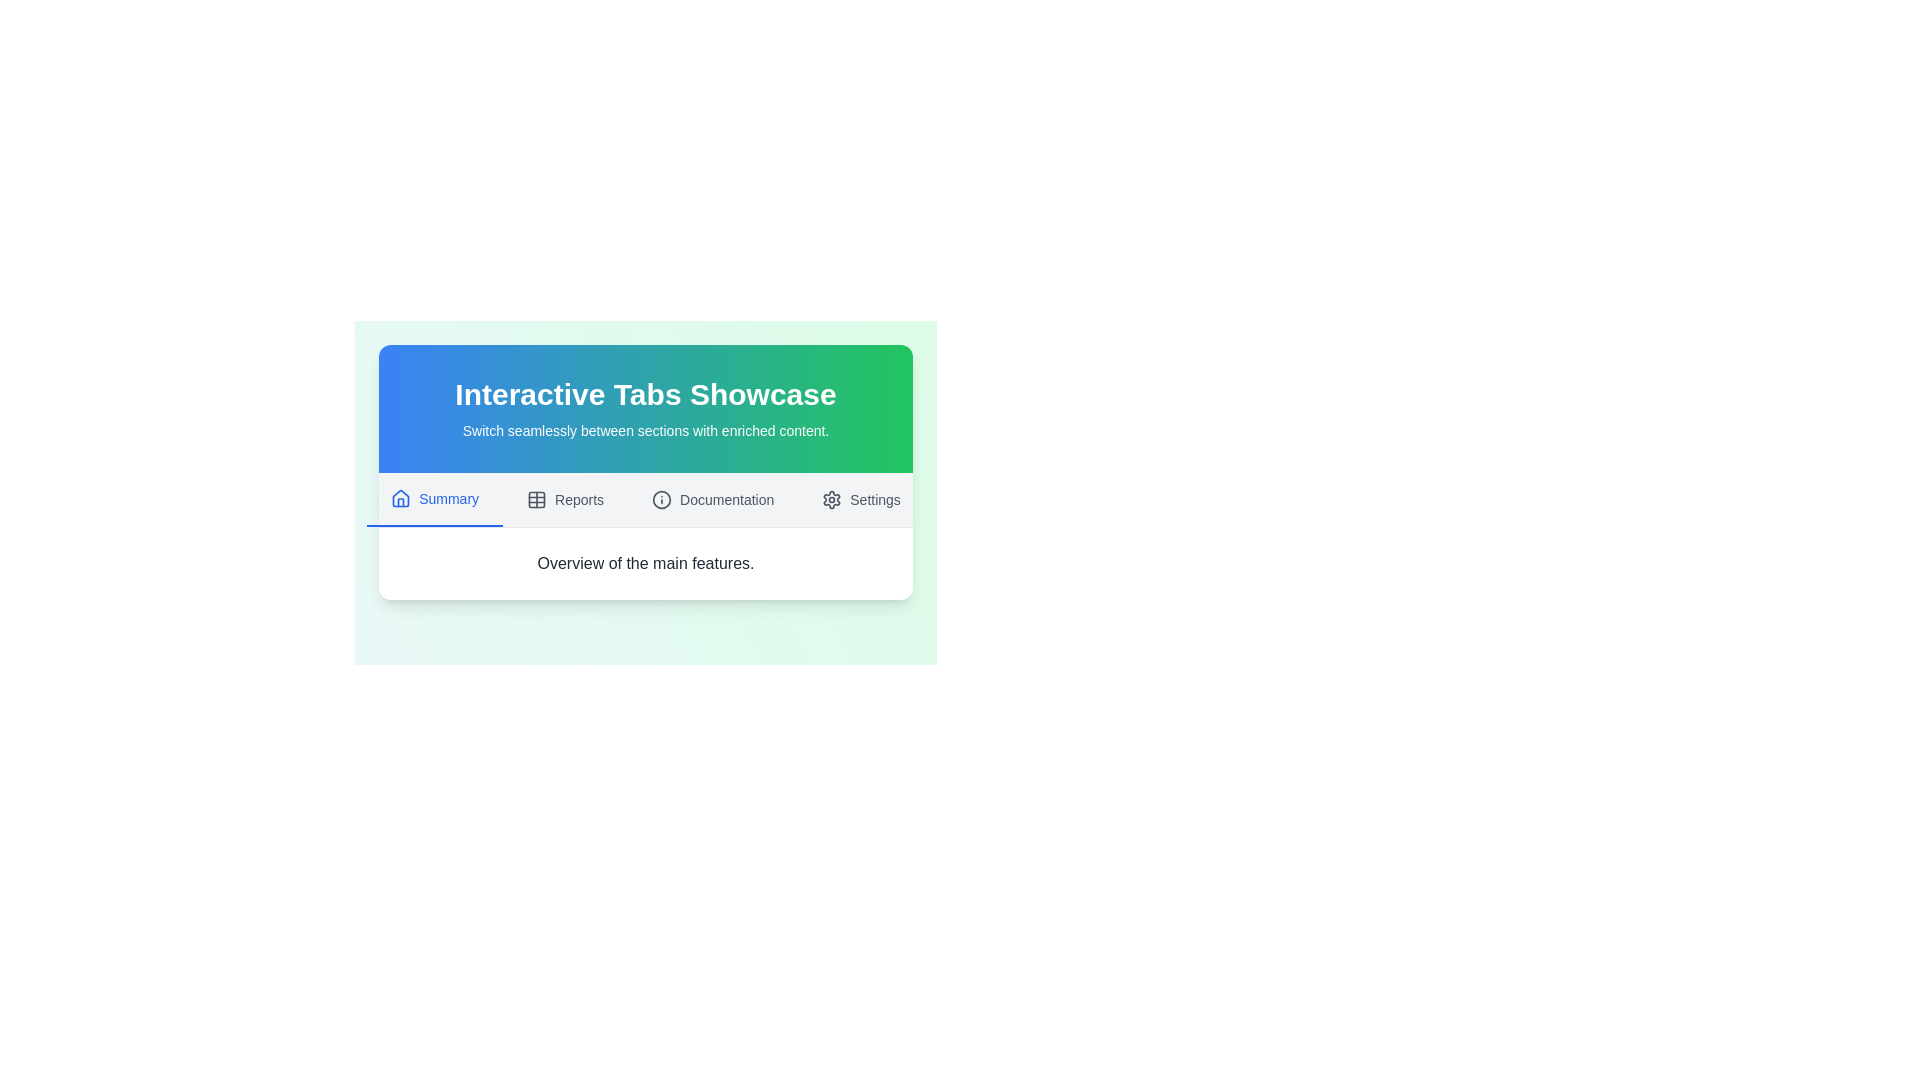 The width and height of the screenshot is (1920, 1080). Describe the element at coordinates (861, 499) in the screenshot. I see `the 'Settings' navigation tab, which is the fourth item in the horizontal navigation bar` at that location.